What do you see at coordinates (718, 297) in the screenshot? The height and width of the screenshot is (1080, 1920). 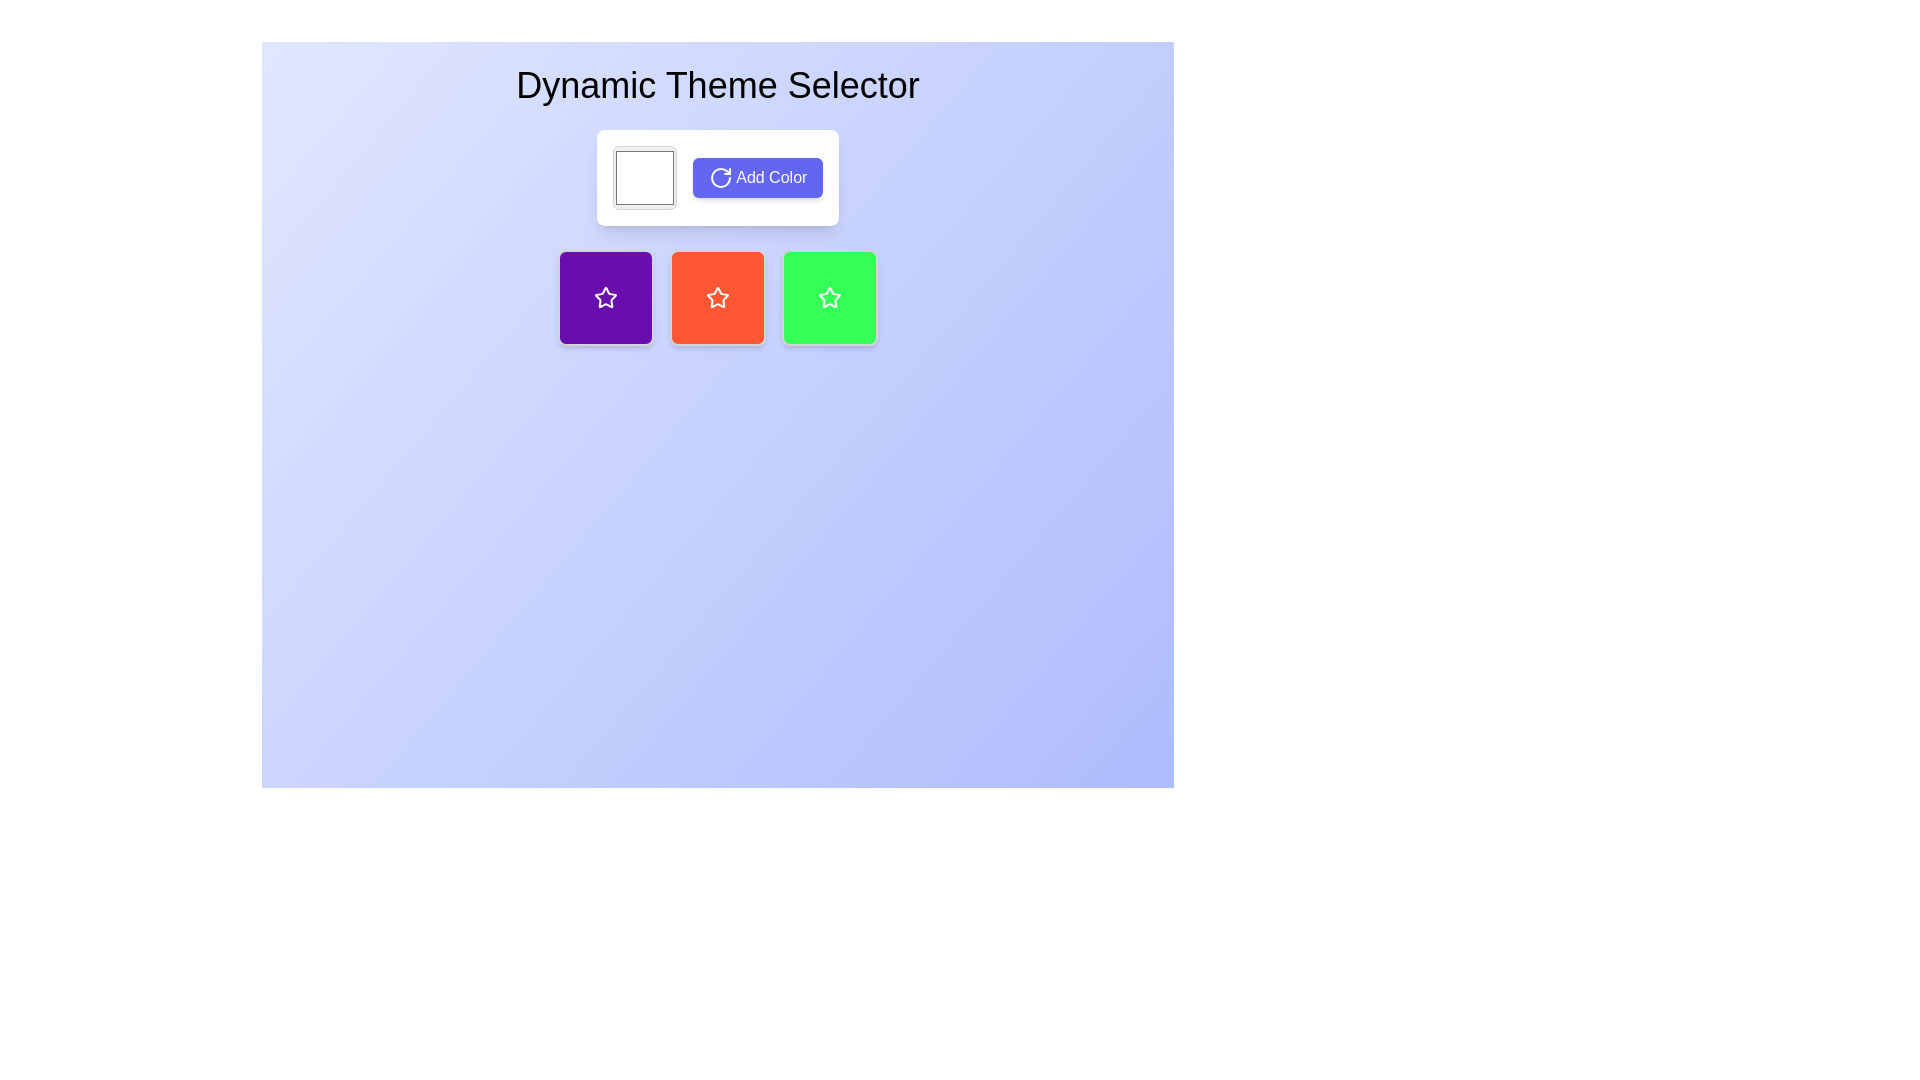 I see `the middle button in the grid of three buttons, located below the 'Dynamic Theme Selector' title and directly beneath the 'Add Color' button` at bounding box center [718, 297].